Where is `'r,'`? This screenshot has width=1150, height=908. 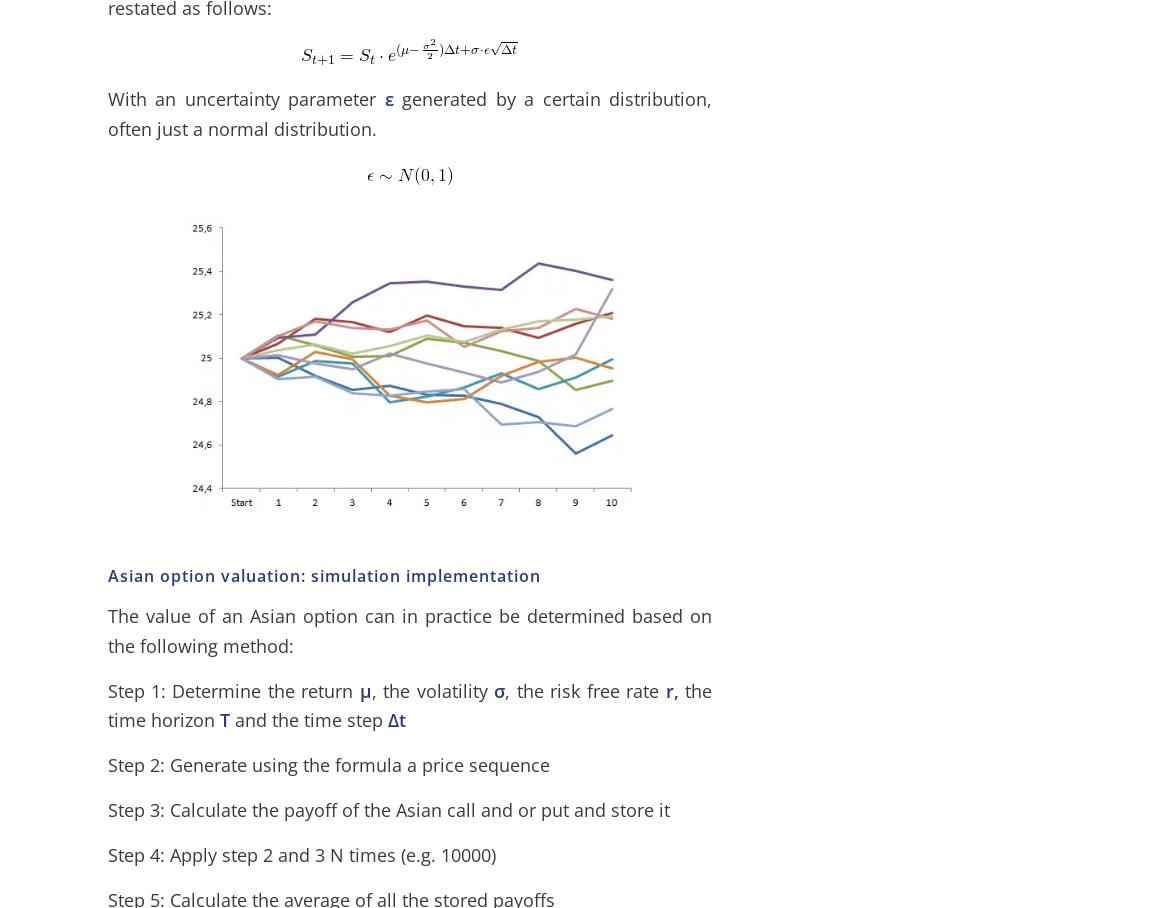 'r,' is located at coordinates (670, 688).